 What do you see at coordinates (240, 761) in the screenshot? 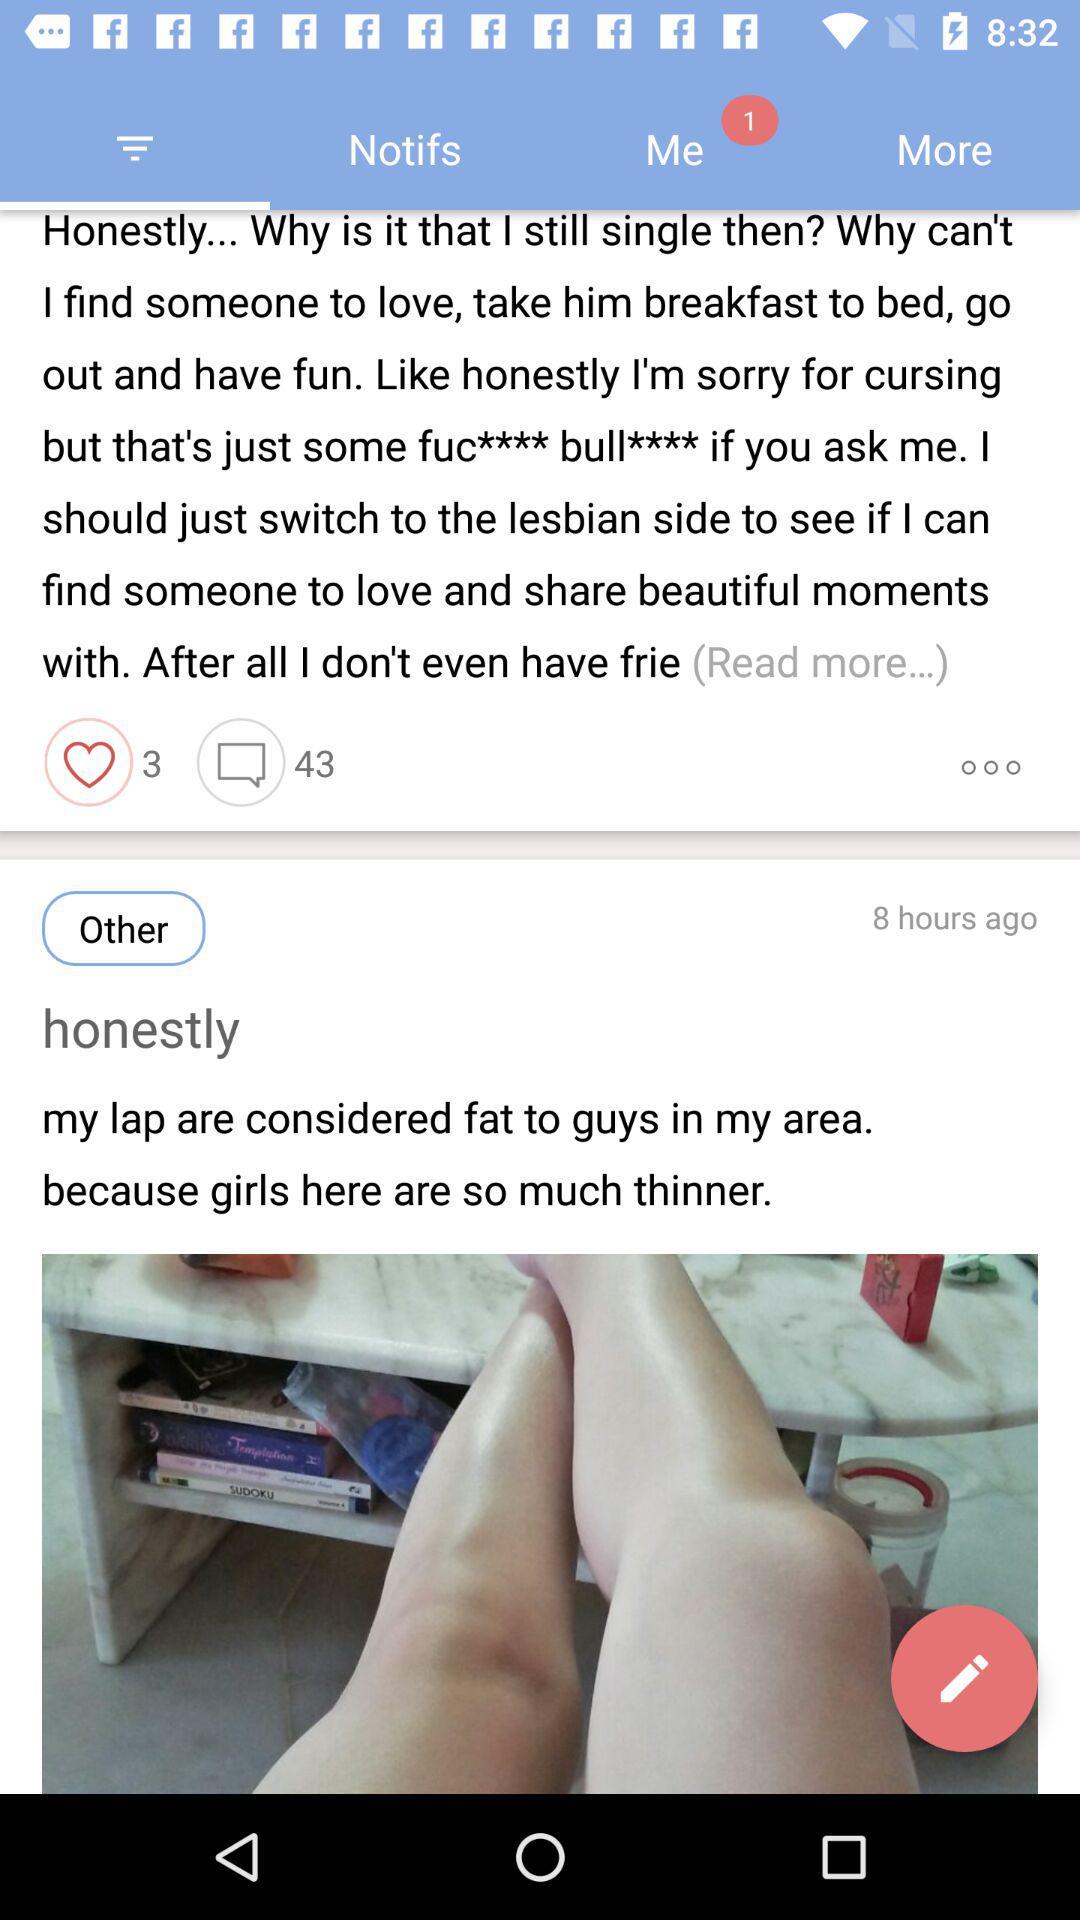
I see `icon to the left of the 43 item` at bounding box center [240, 761].